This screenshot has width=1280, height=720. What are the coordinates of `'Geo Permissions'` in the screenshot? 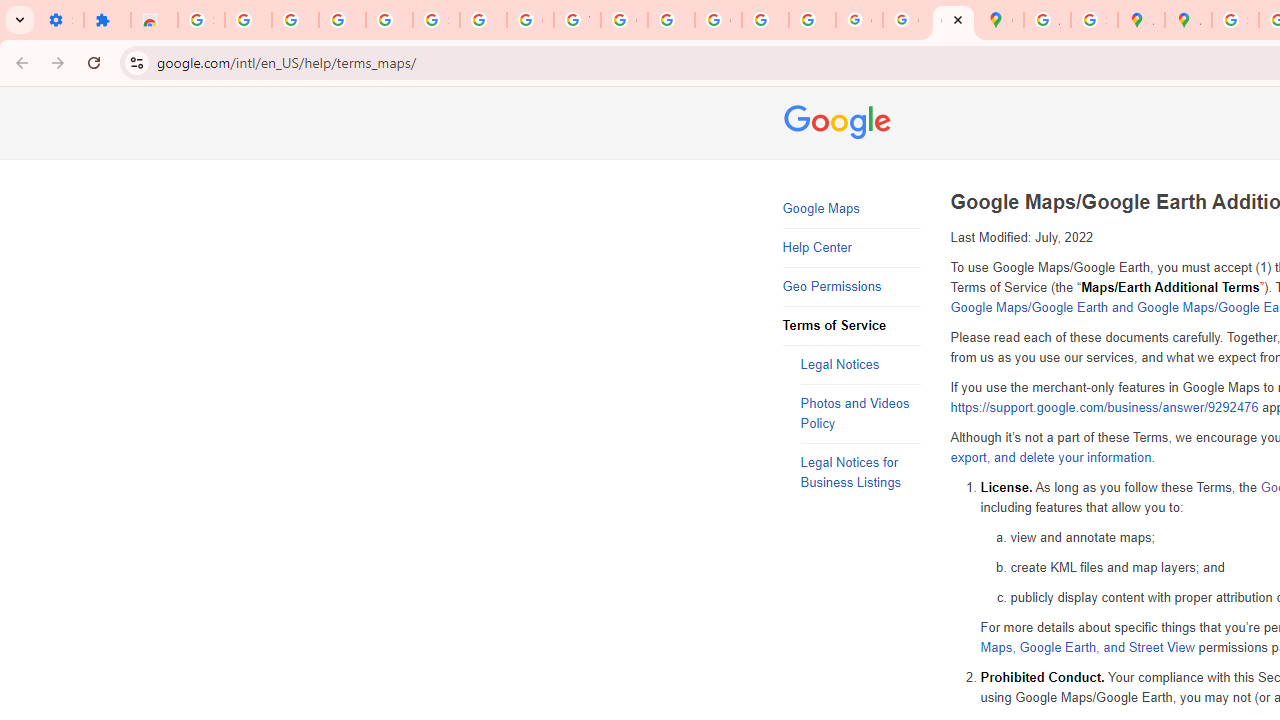 It's located at (851, 287).